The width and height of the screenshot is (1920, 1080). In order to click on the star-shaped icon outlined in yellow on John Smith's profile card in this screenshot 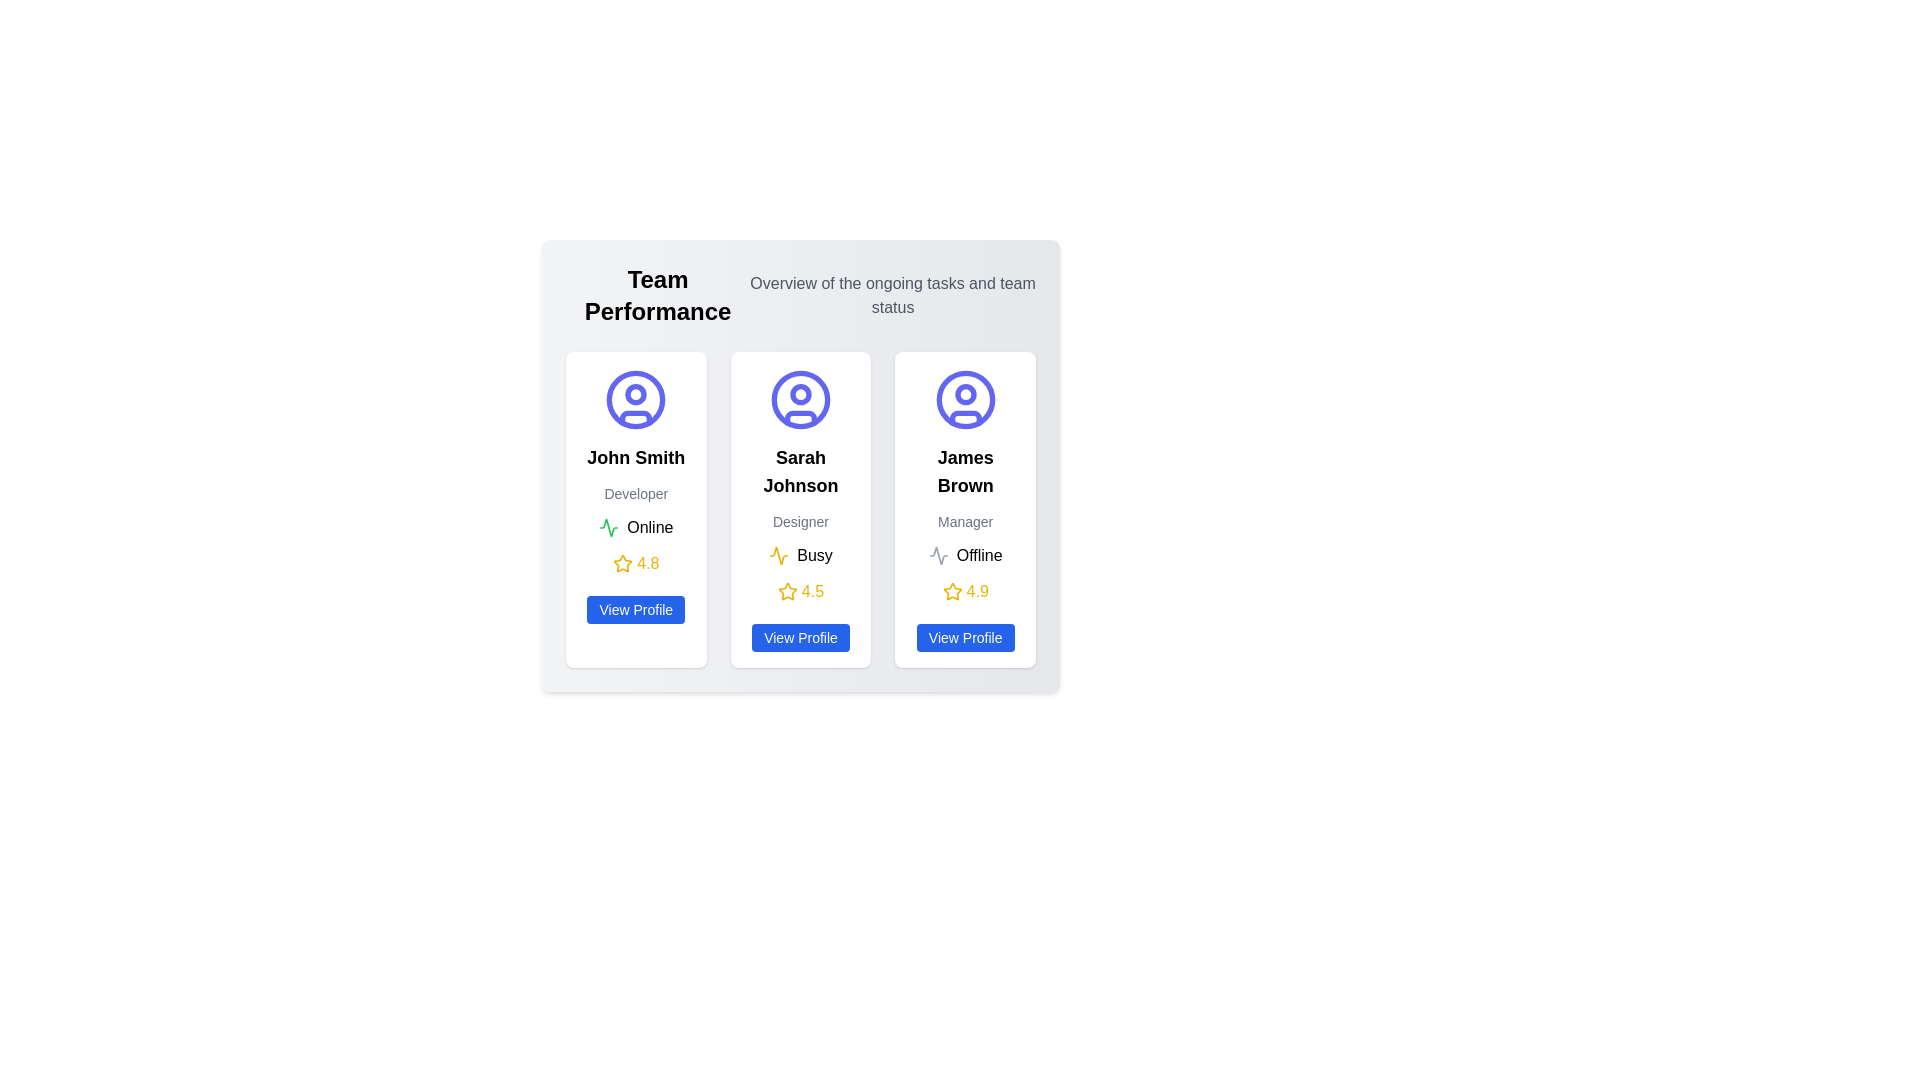, I will do `click(622, 563)`.